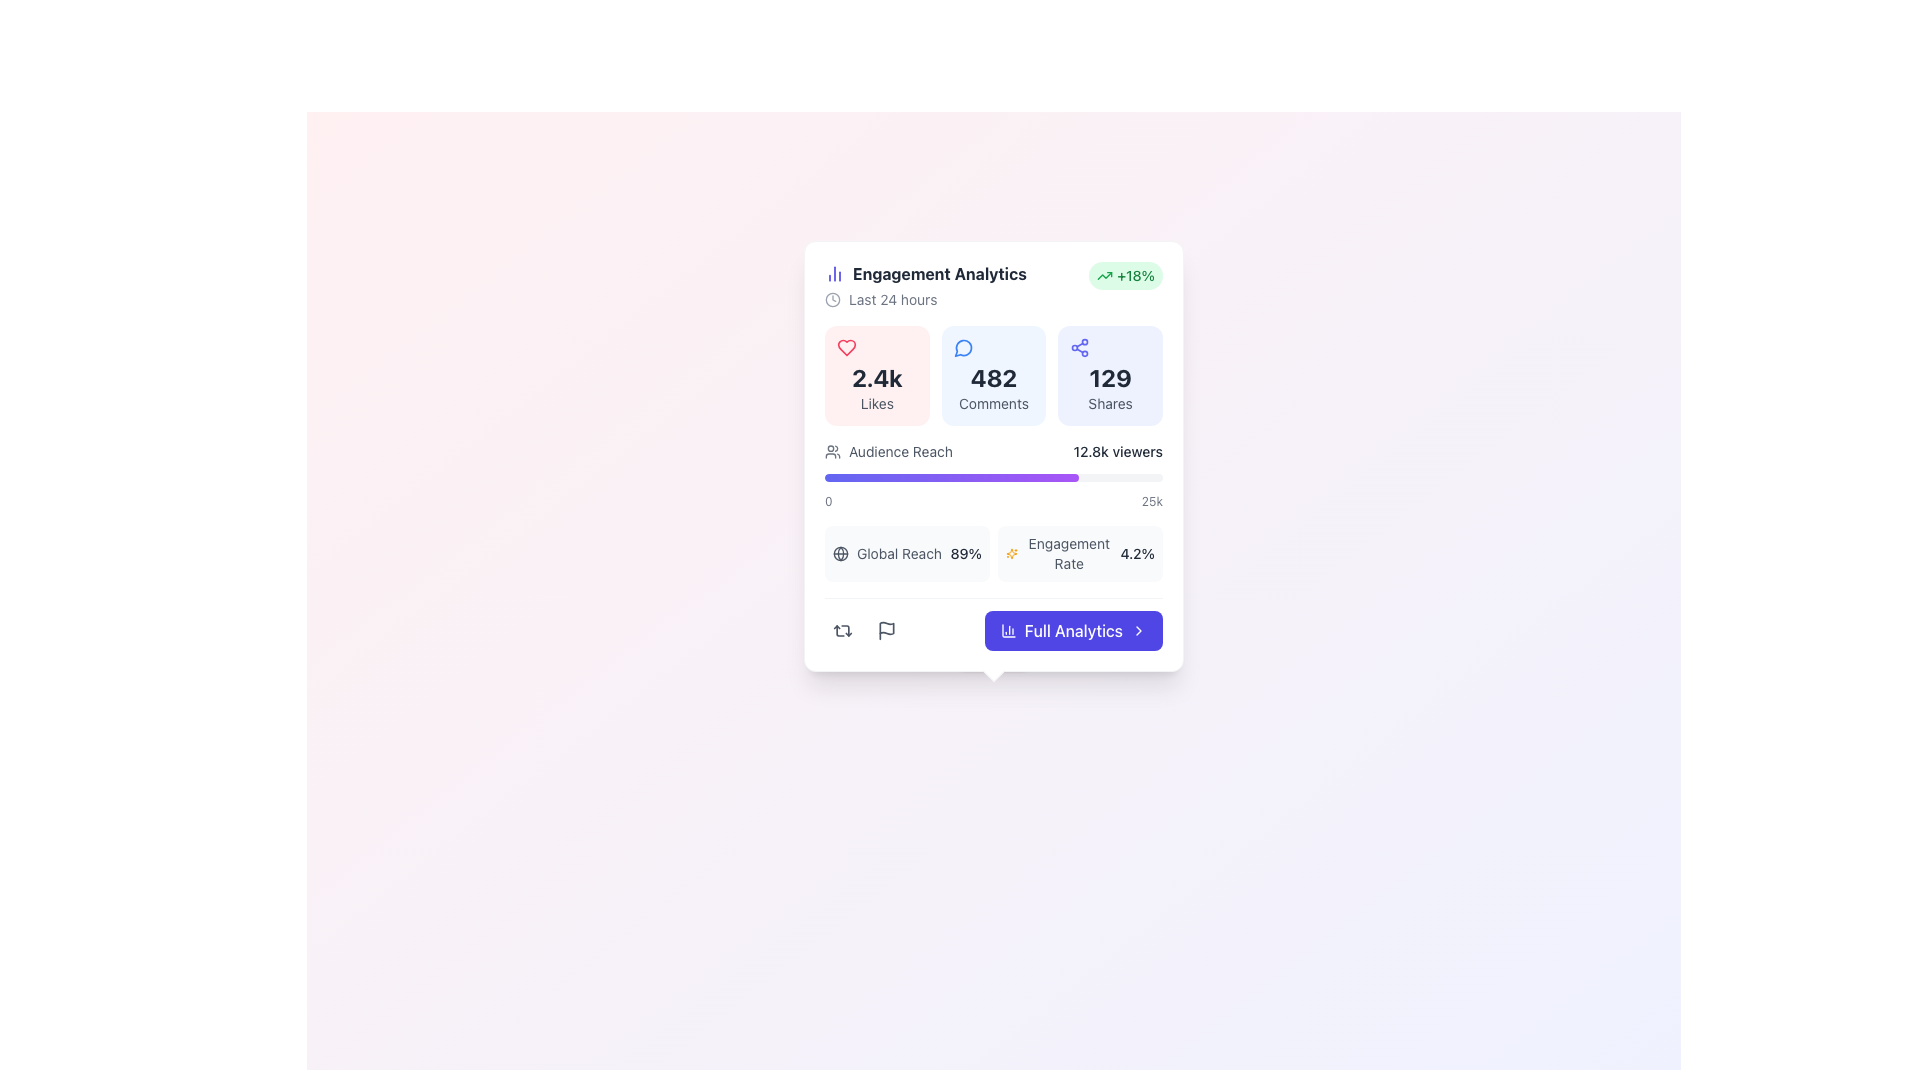 This screenshot has height=1080, width=1920. Describe the element at coordinates (1137, 554) in the screenshot. I see `the bold text label displaying the percentage '4.2%' in dark gray located beside the 'Engagement Rate' label` at that location.